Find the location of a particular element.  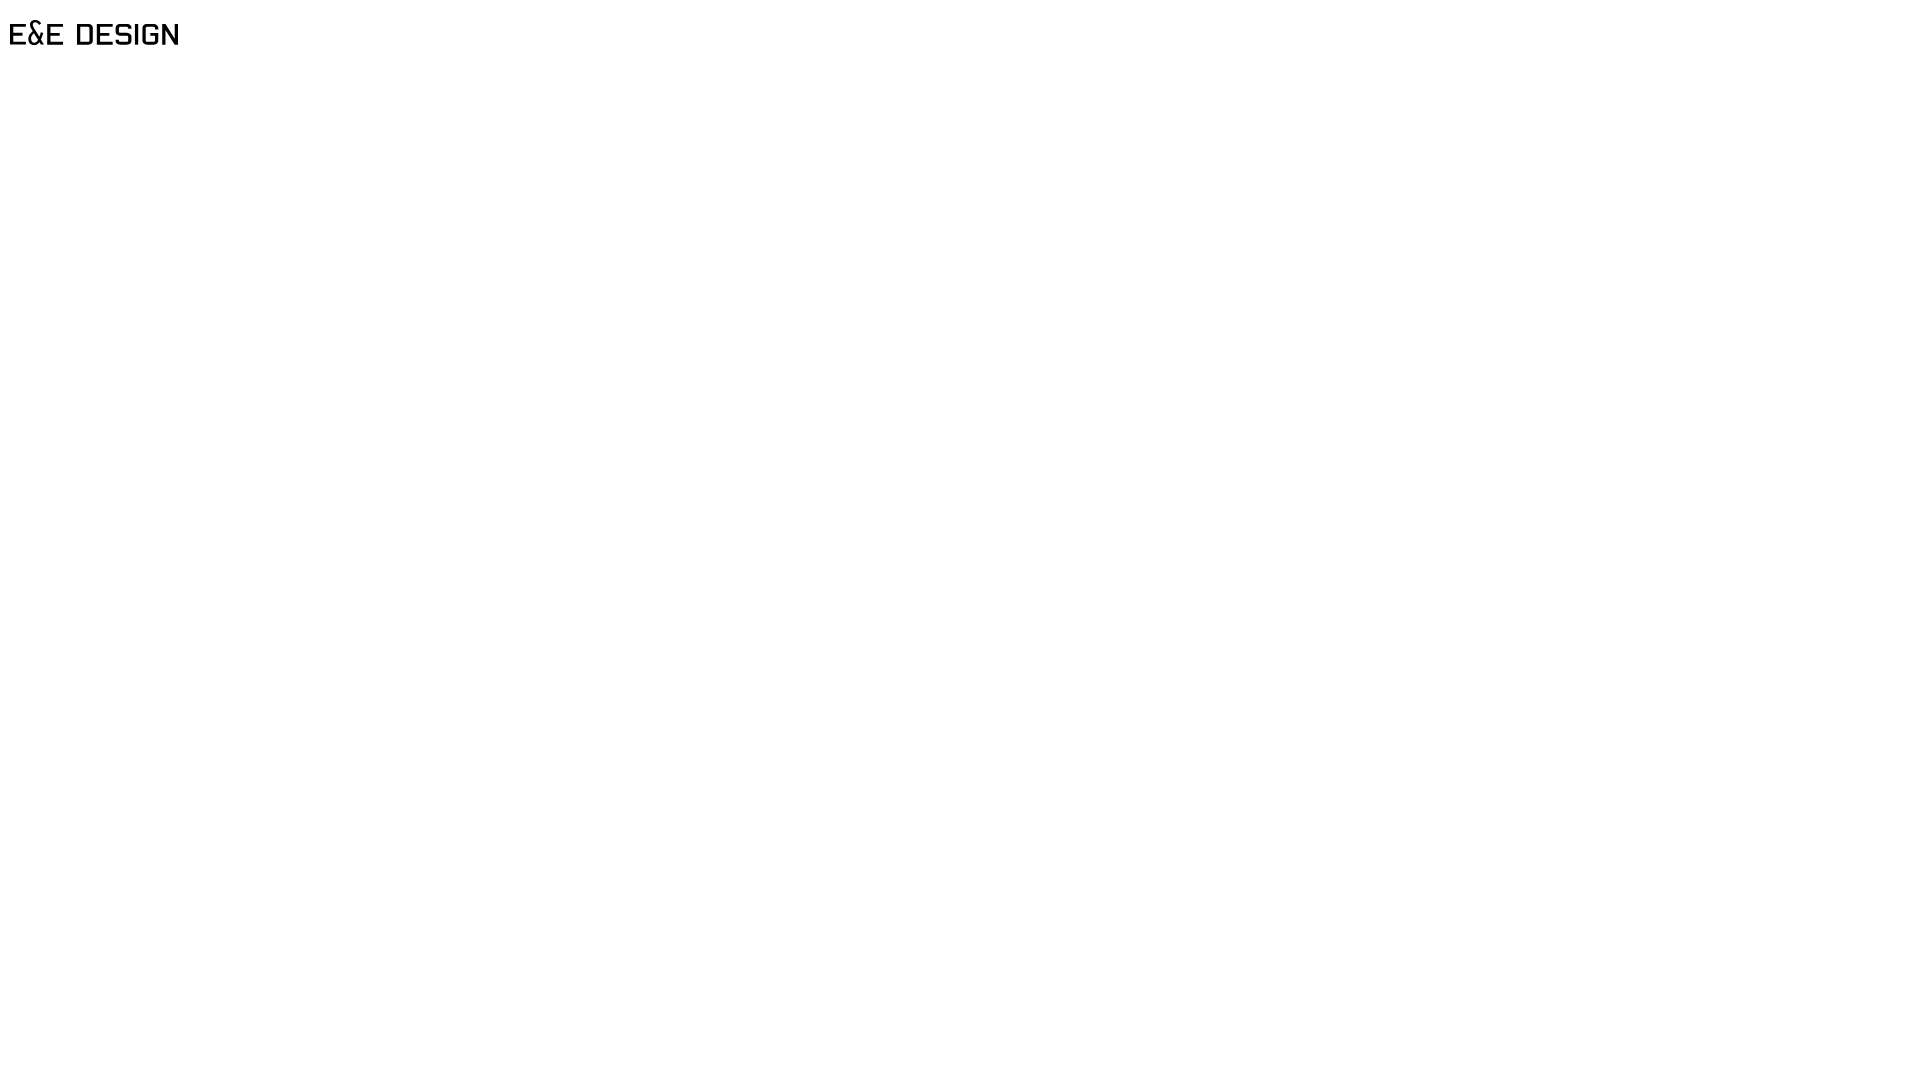

'Work' is located at coordinates (960, 22).